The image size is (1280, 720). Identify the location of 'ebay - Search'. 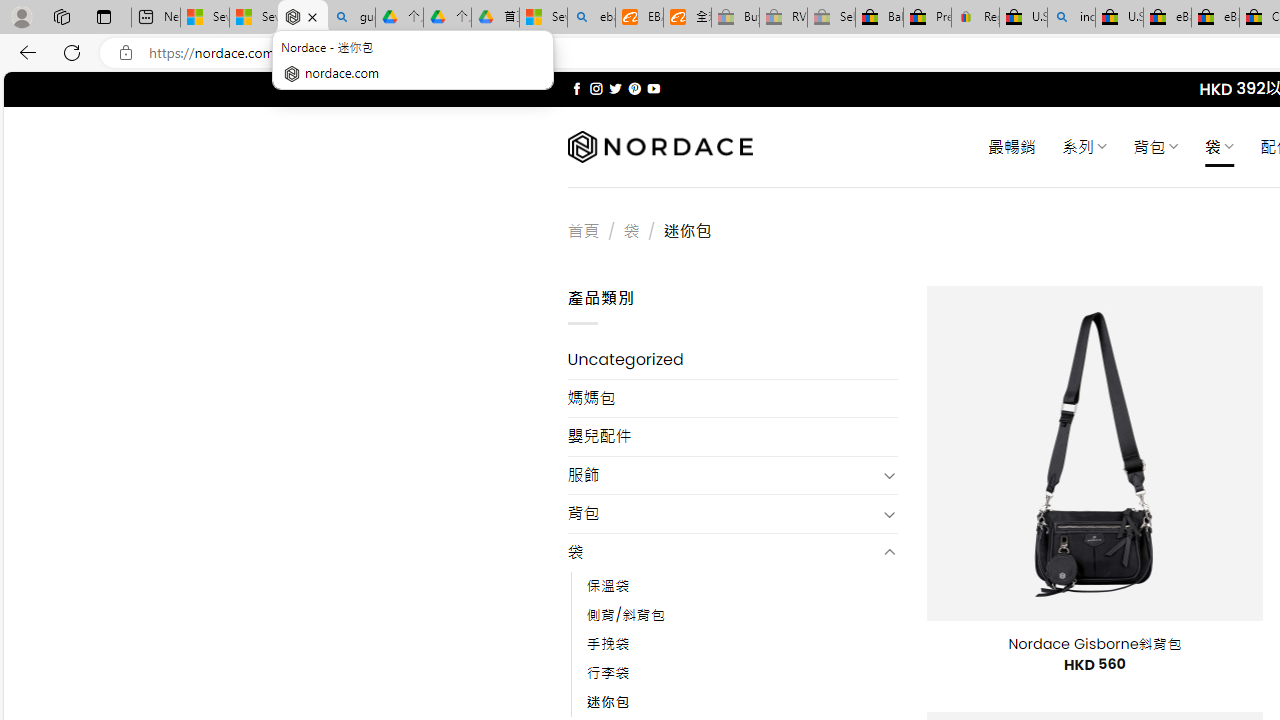
(591, 17).